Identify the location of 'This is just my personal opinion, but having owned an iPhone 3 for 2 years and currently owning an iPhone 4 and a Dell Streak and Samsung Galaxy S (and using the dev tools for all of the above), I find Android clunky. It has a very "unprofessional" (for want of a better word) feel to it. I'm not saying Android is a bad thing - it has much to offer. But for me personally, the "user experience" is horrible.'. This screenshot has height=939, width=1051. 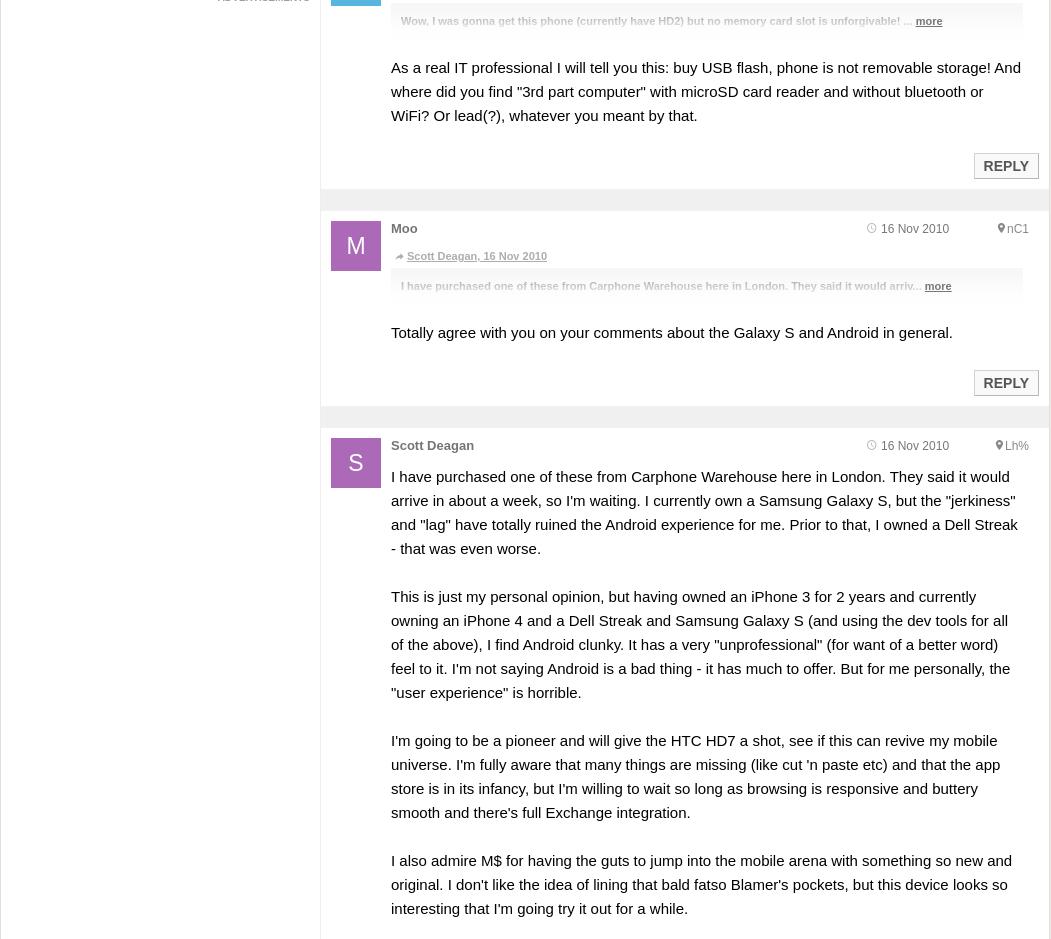
(389, 642).